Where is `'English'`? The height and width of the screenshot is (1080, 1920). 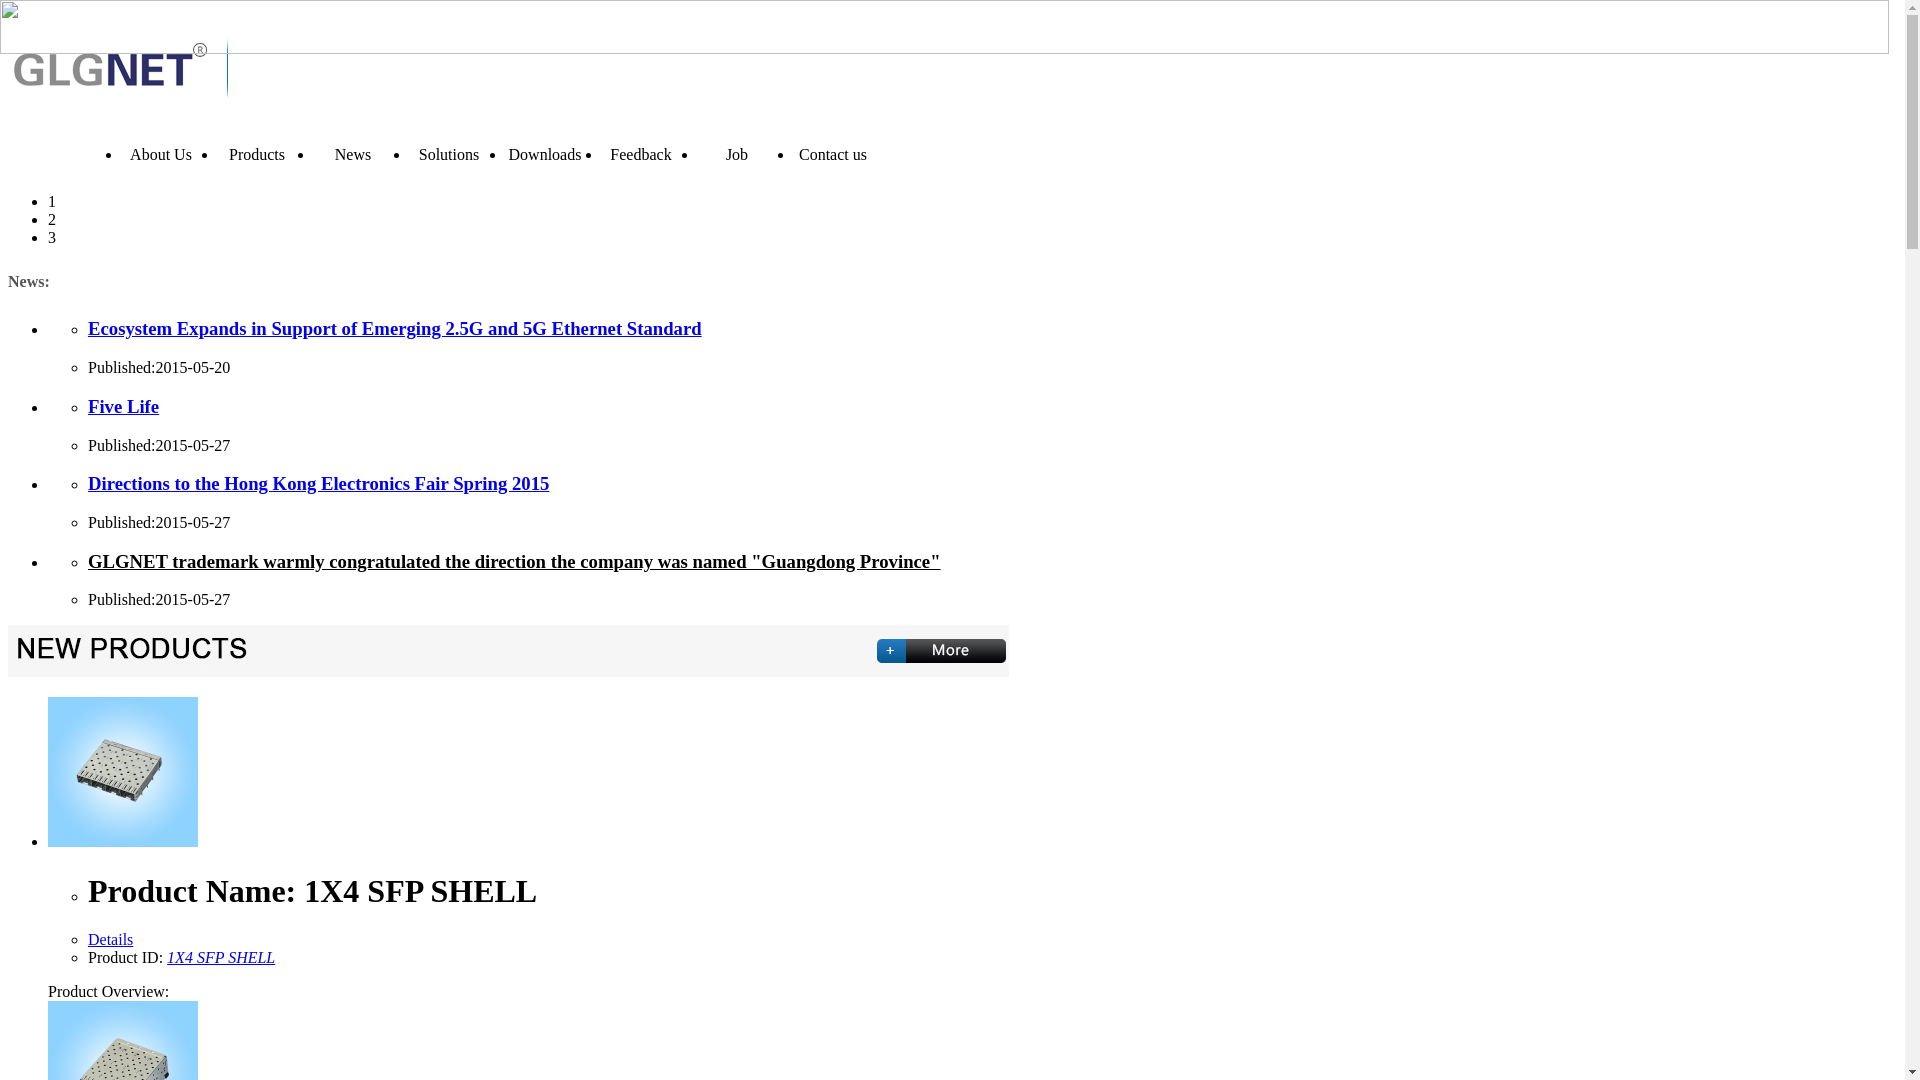 'English' is located at coordinates (925, 154).